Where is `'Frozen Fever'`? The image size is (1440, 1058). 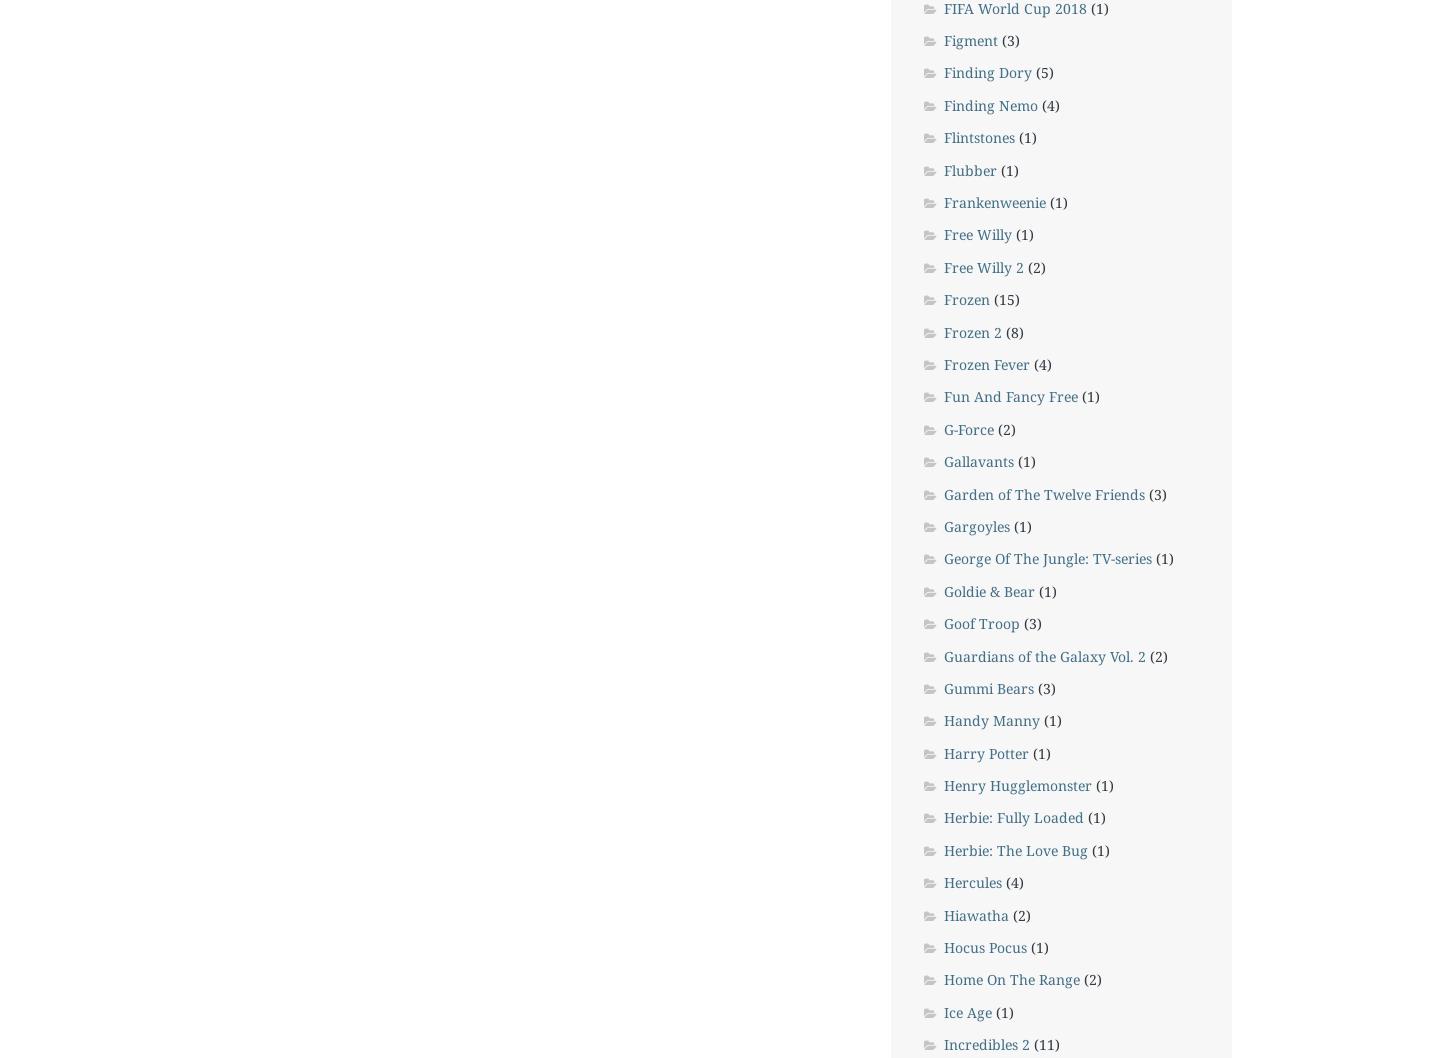
'Frozen Fever' is located at coordinates (943, 364).